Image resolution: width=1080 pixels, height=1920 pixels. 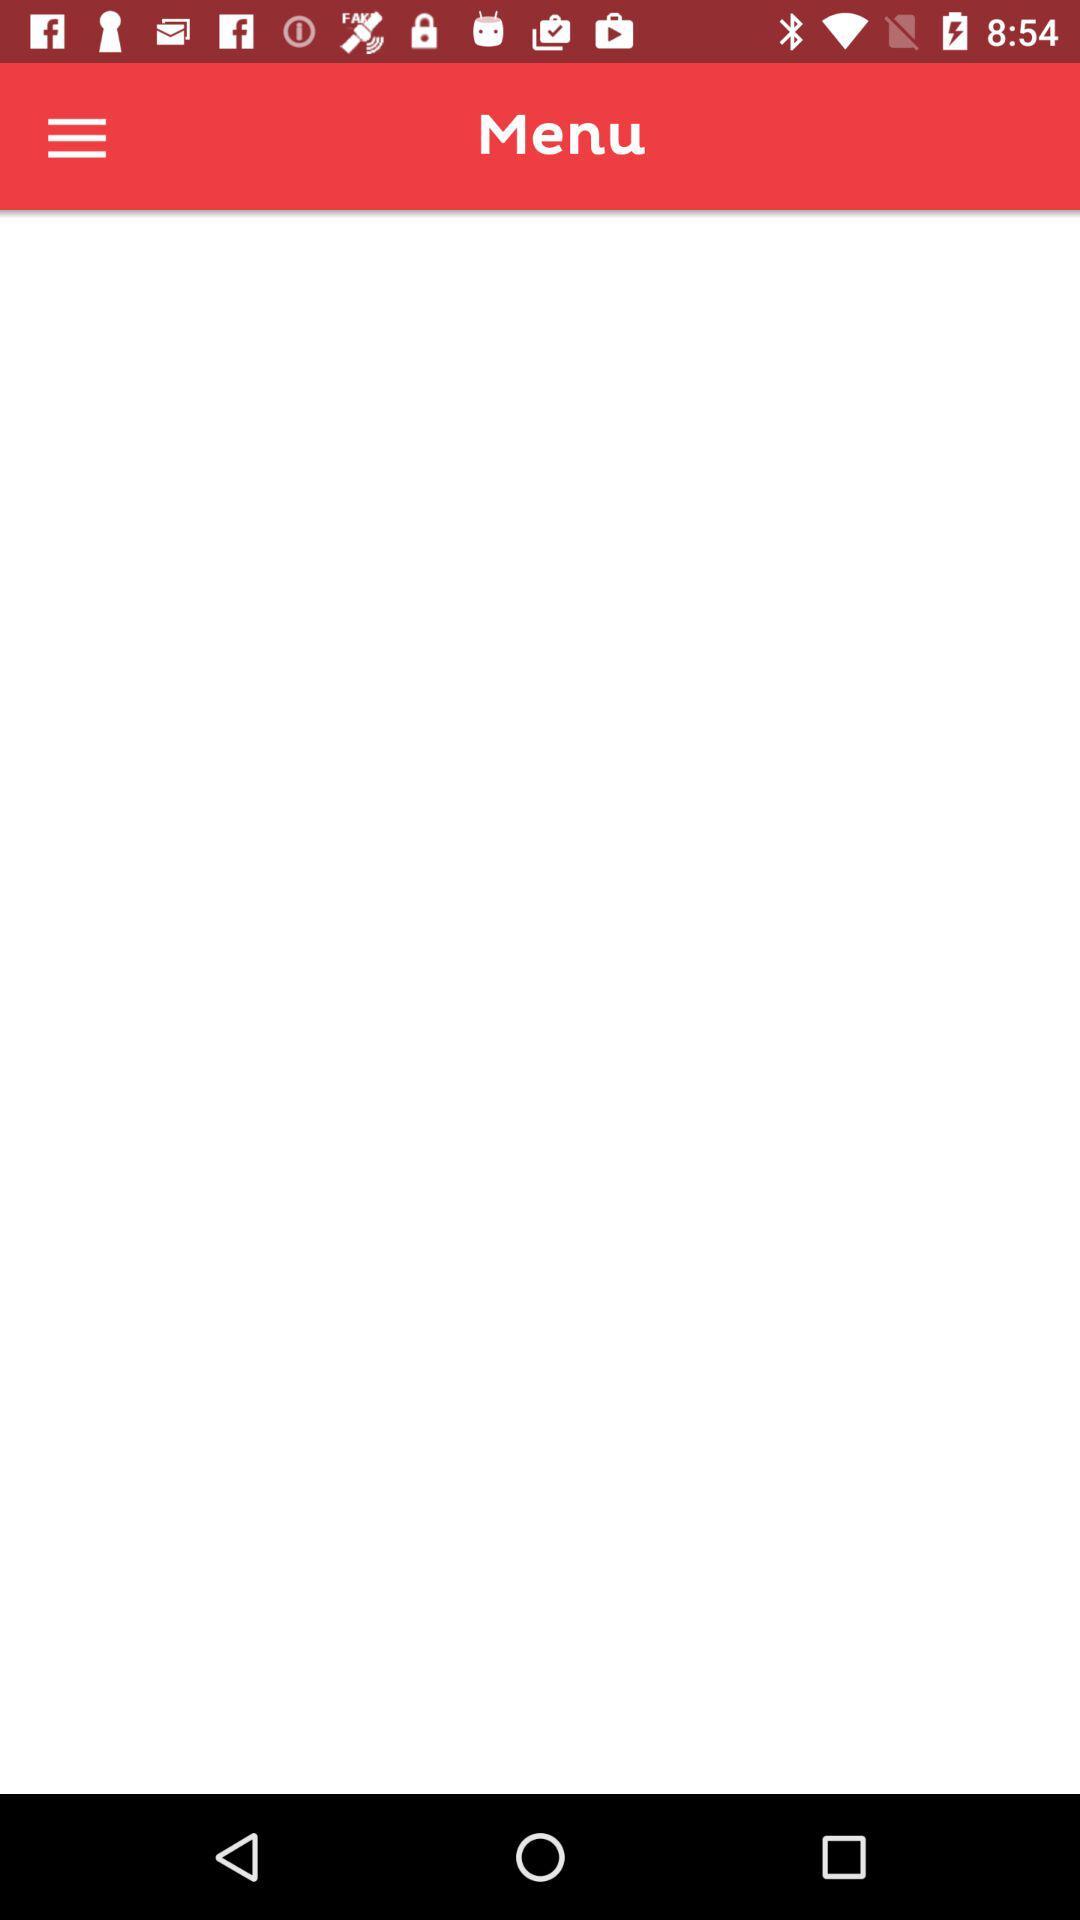 What do you see at coordinates (77, 135) in the screenshot?
I see `the menu curtain` at bounding box center [77, 135].